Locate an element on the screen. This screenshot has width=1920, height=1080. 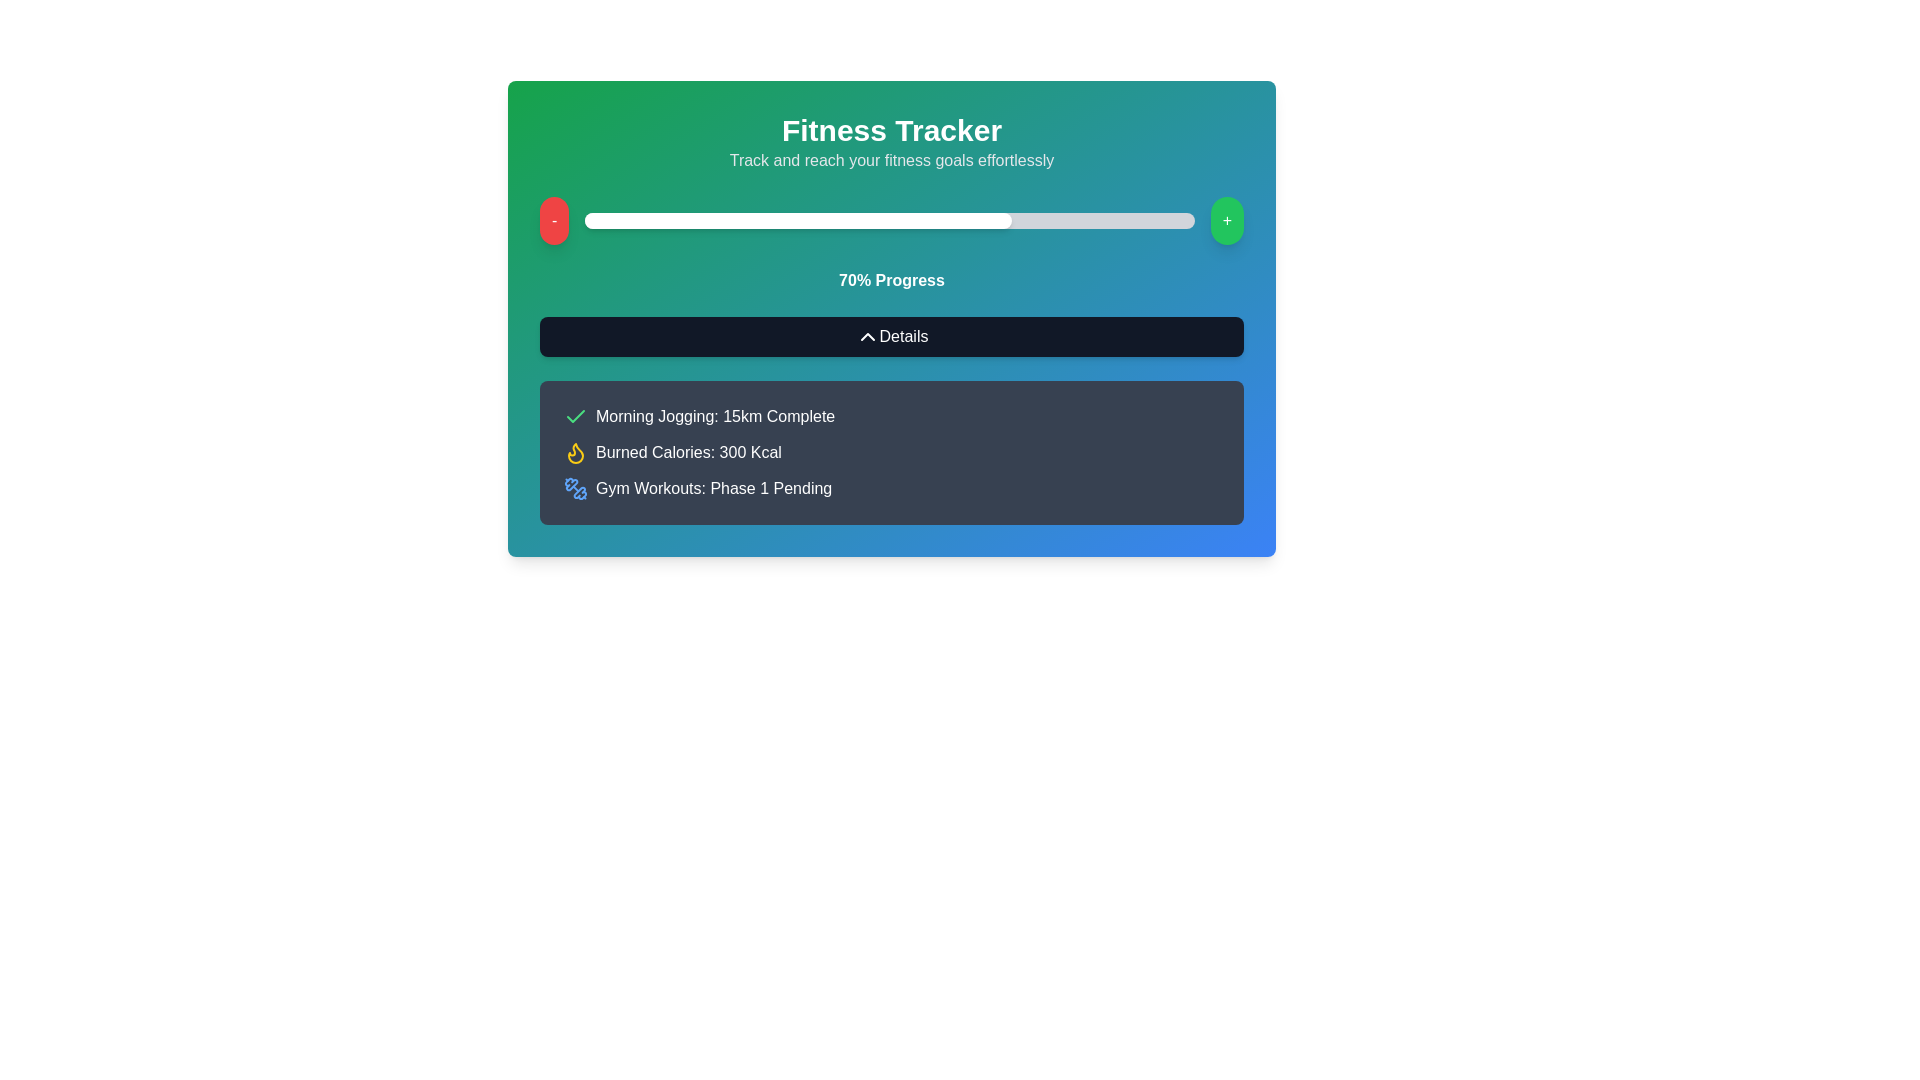
progress is located at coordinates (797, 220).